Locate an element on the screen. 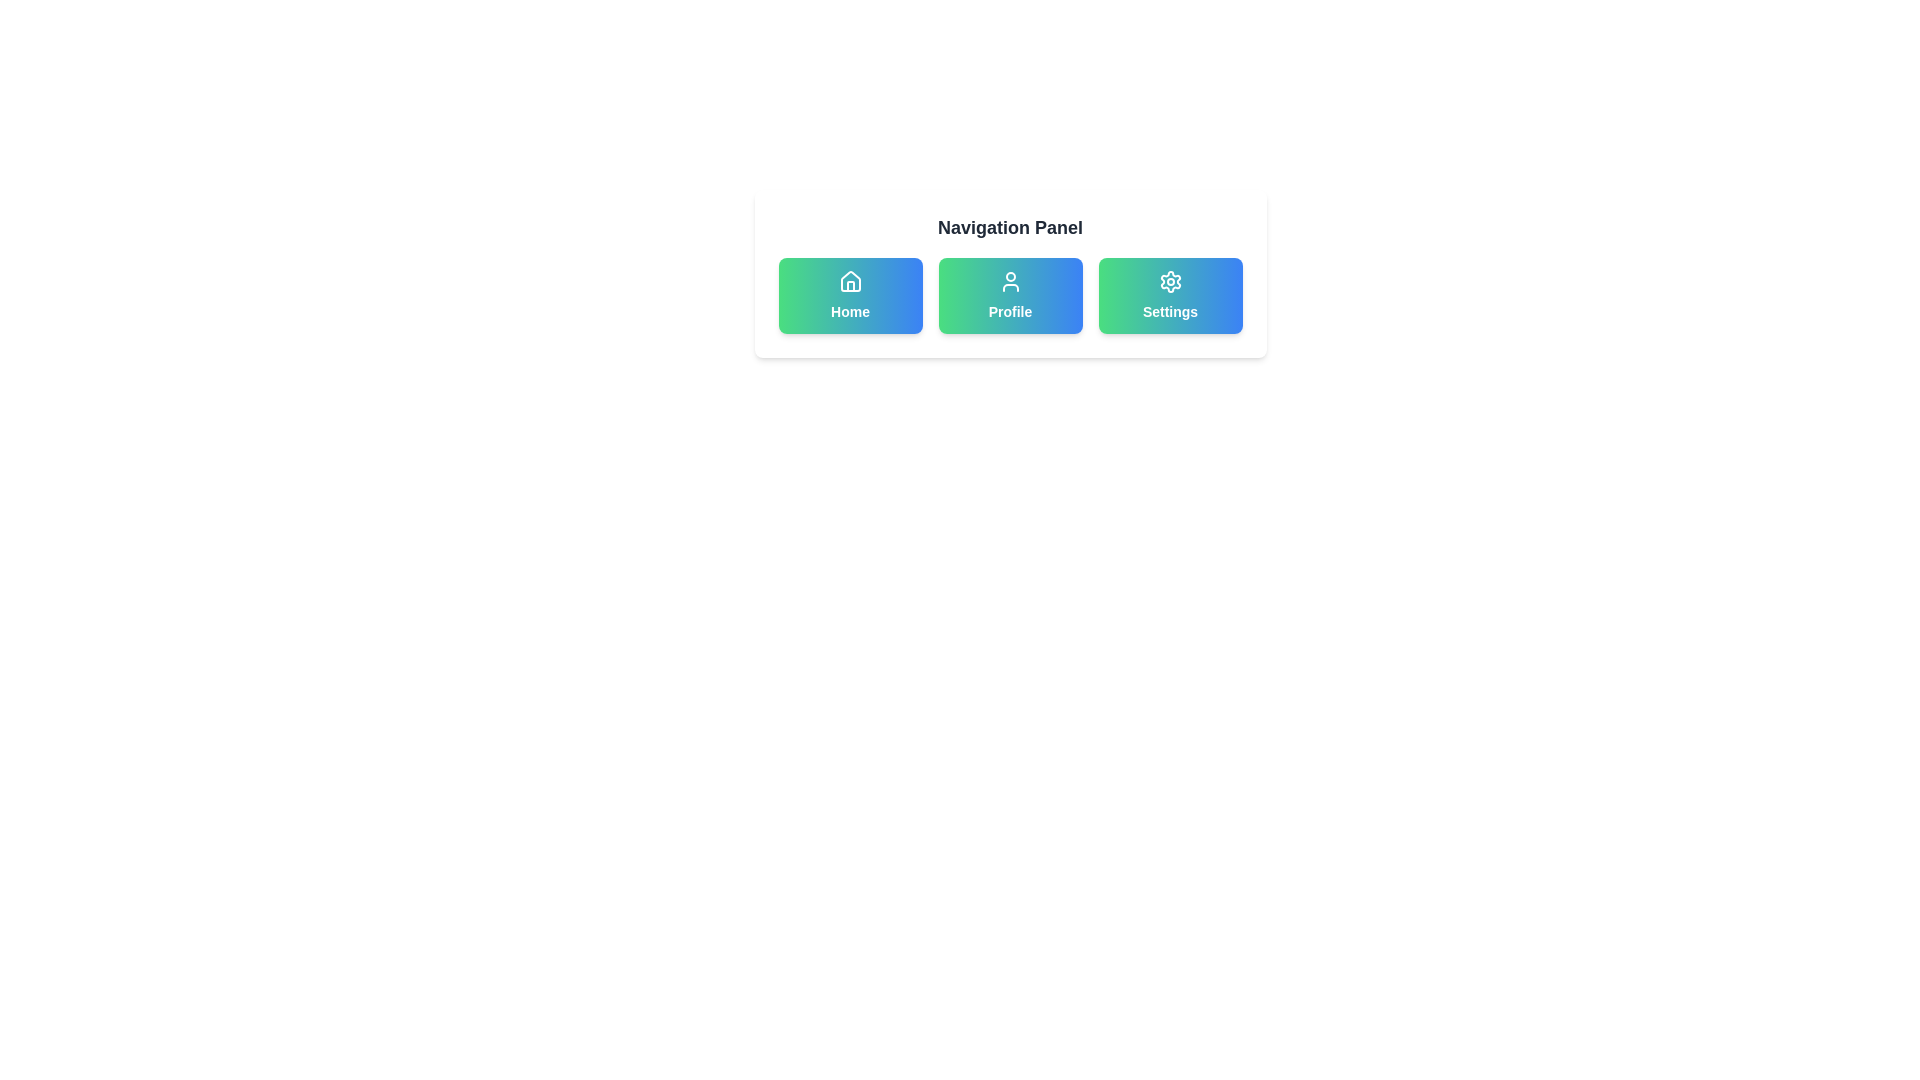  the profile navigation button, which is the second button in the navigation panel, to provide visual feedback is located at coordinates (1010, 296).